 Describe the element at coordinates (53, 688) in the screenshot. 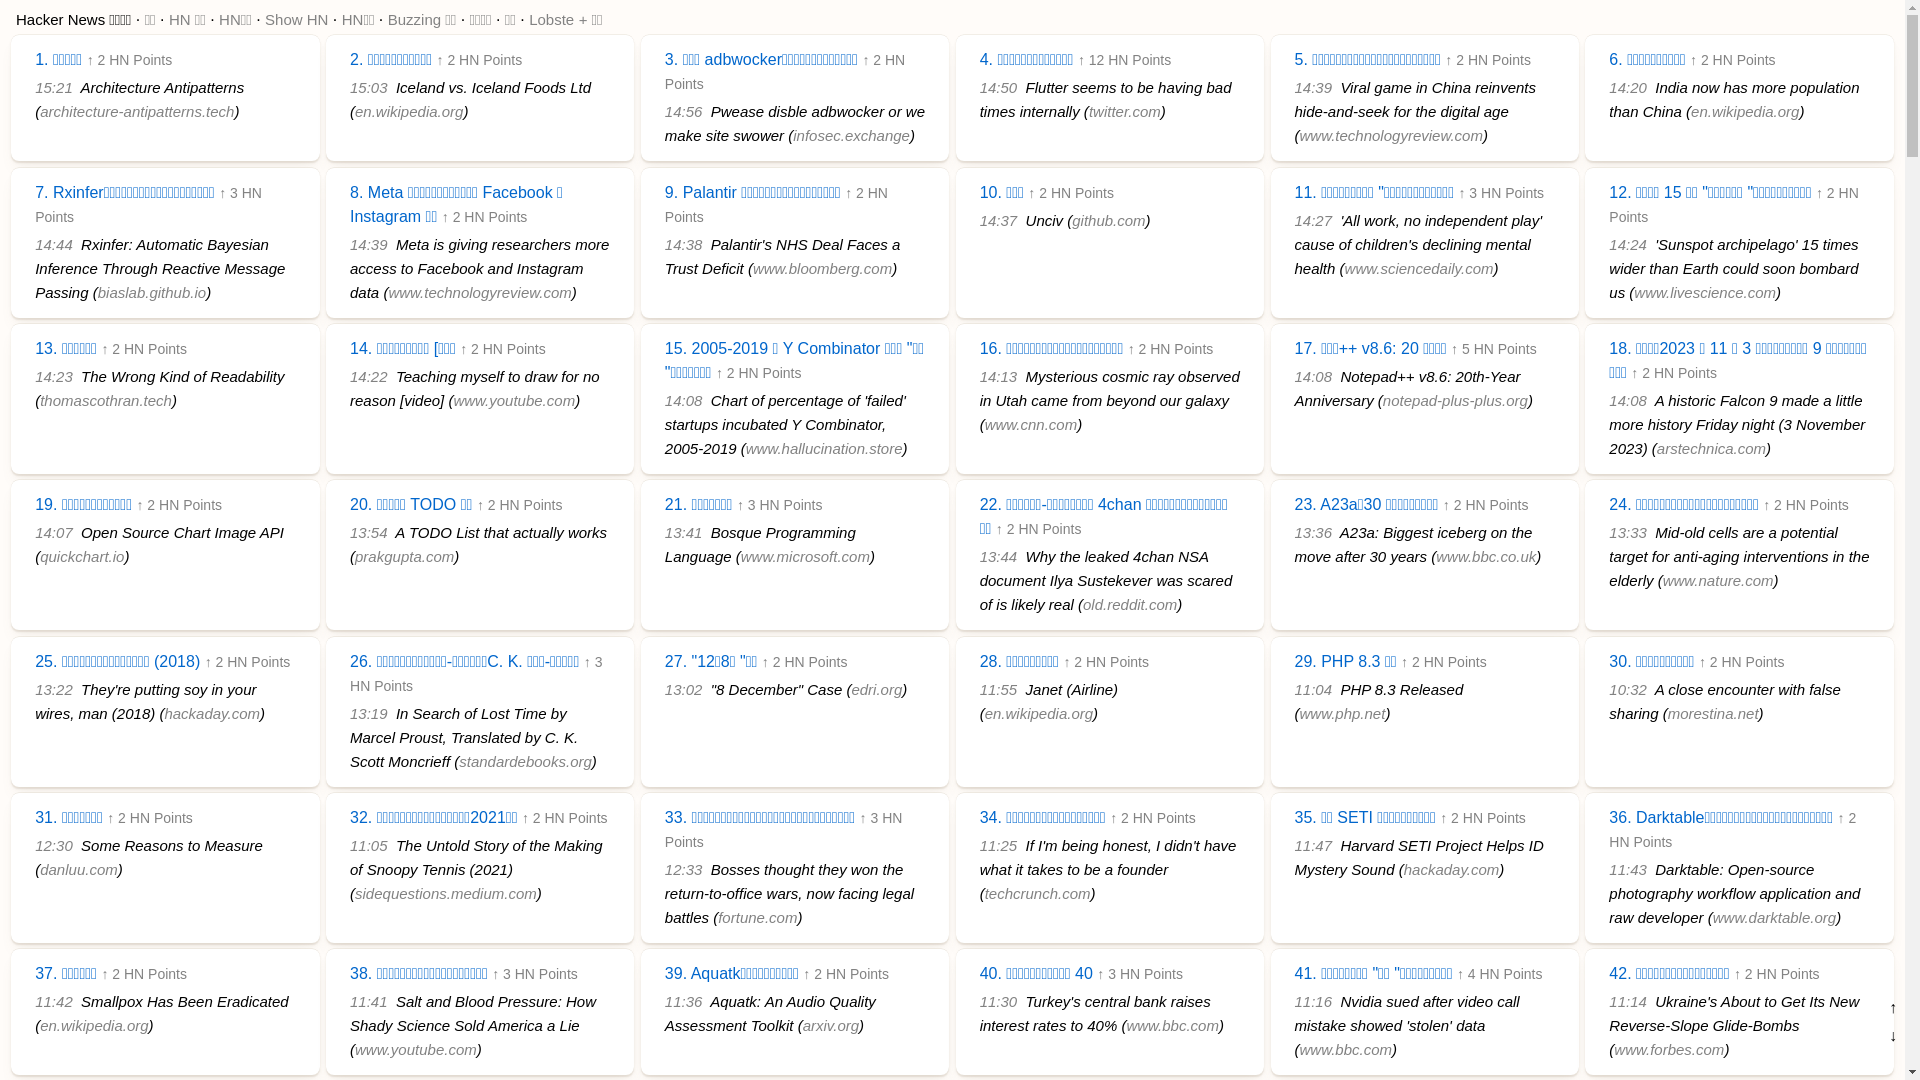

I see `'13:22'` at that location.